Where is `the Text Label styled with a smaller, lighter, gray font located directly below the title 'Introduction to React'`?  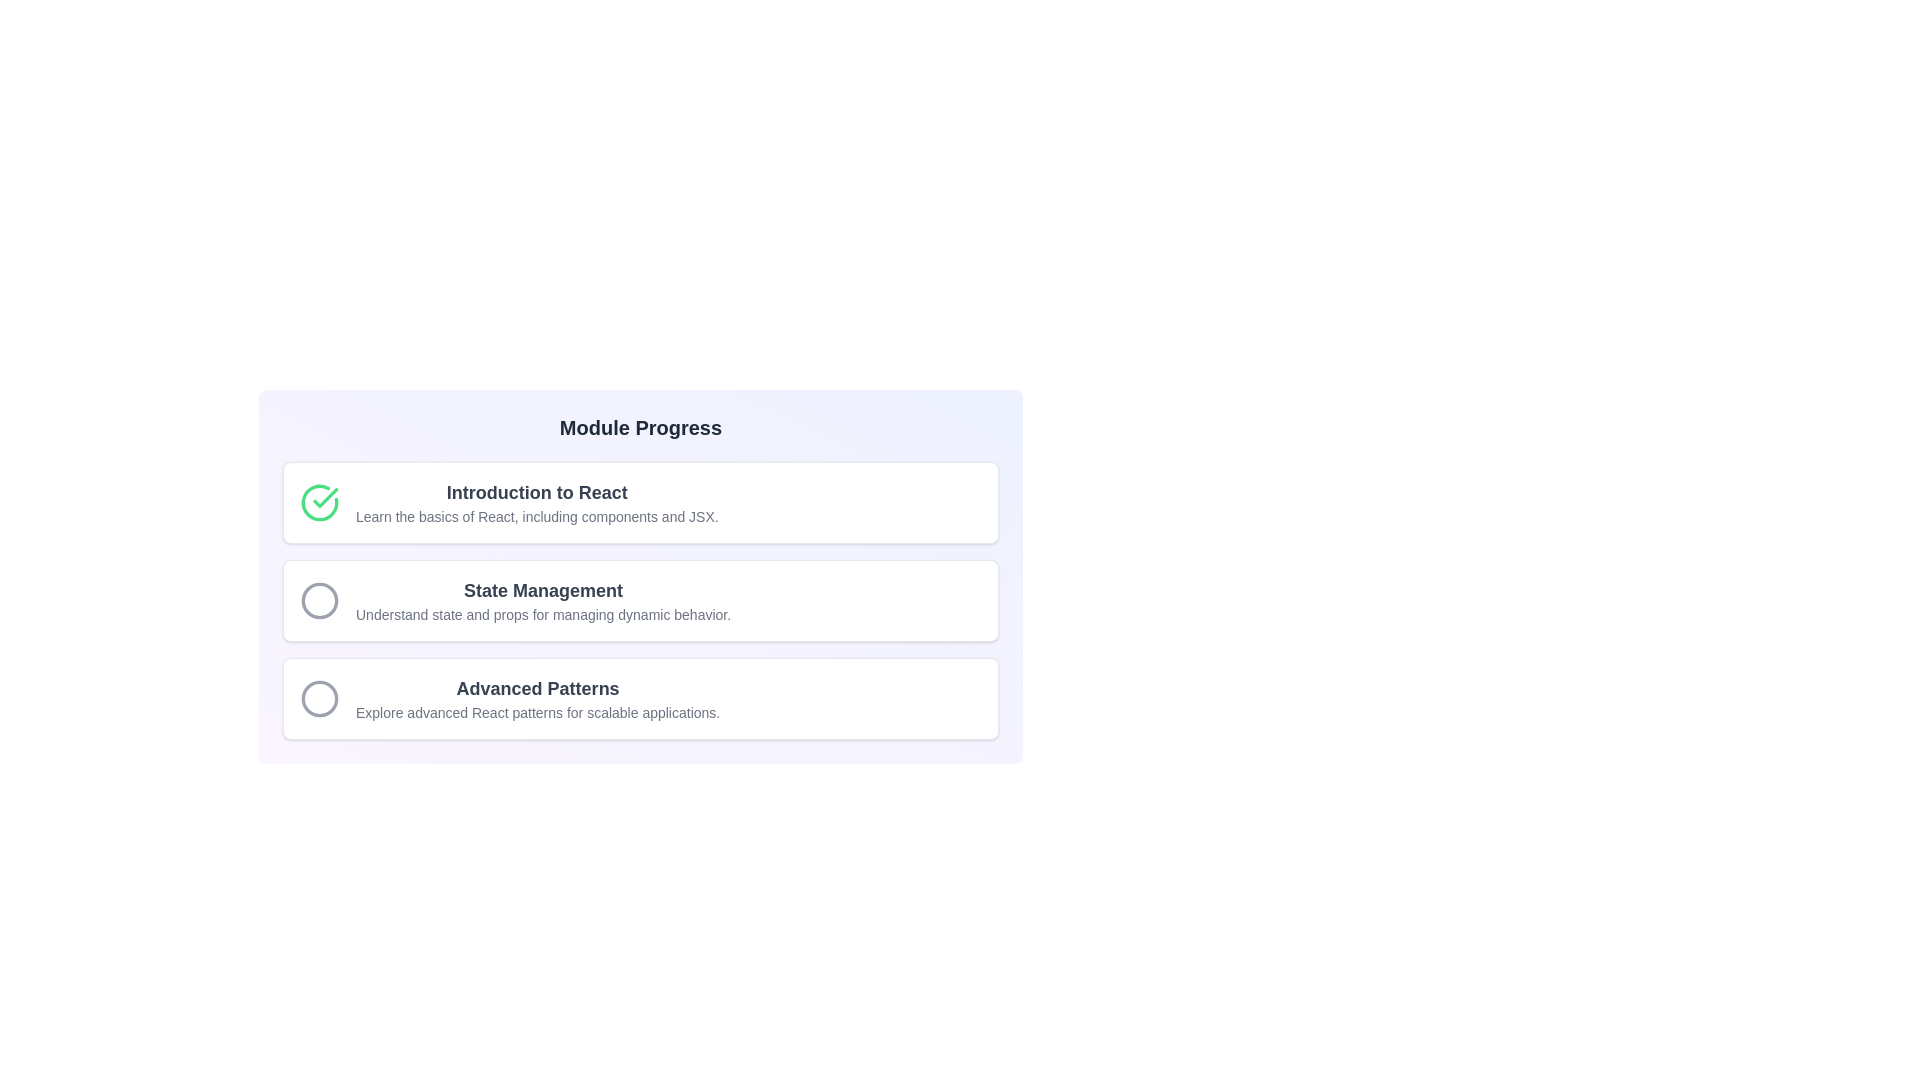 the Text Label styled with a smaller, lighter, gray font located directly below the title 'Introduction to React' is located at coordinates (537, 515).